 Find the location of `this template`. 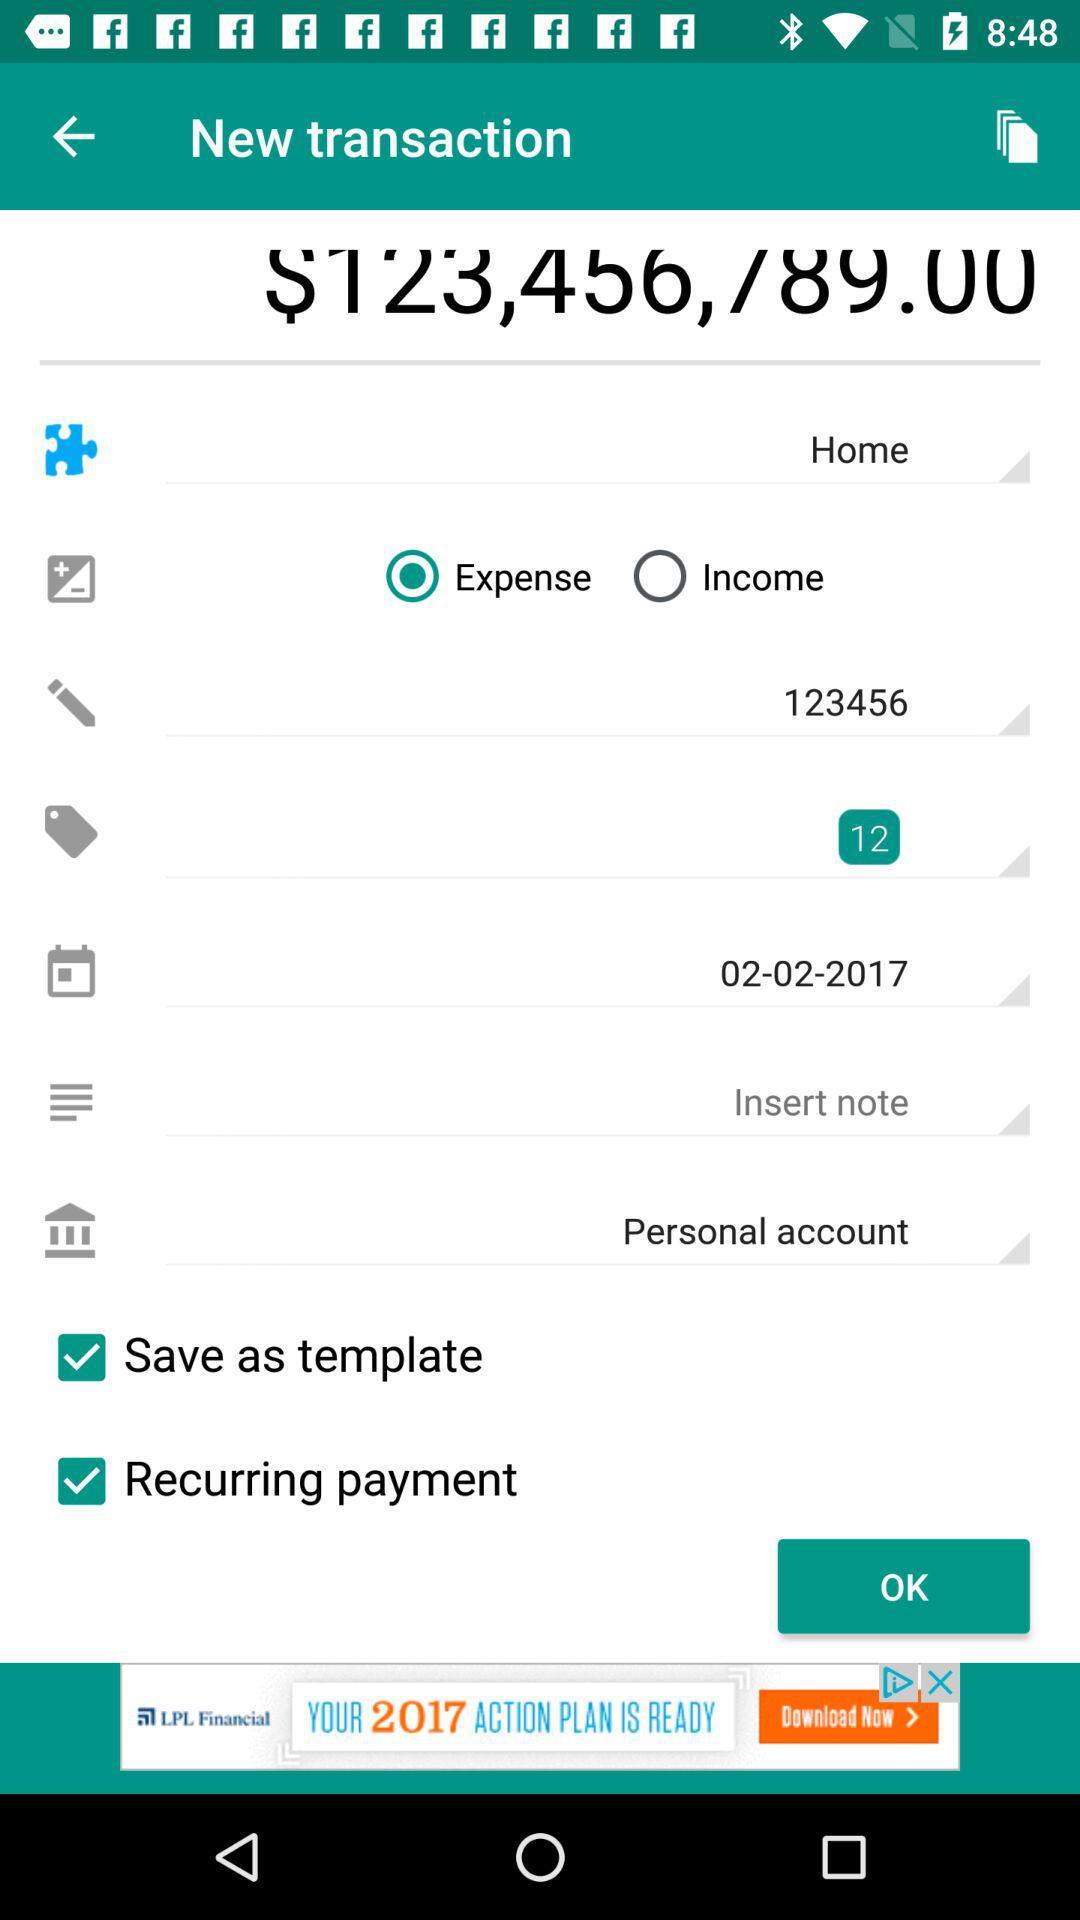

this template is located at coordinates (80, 1357).